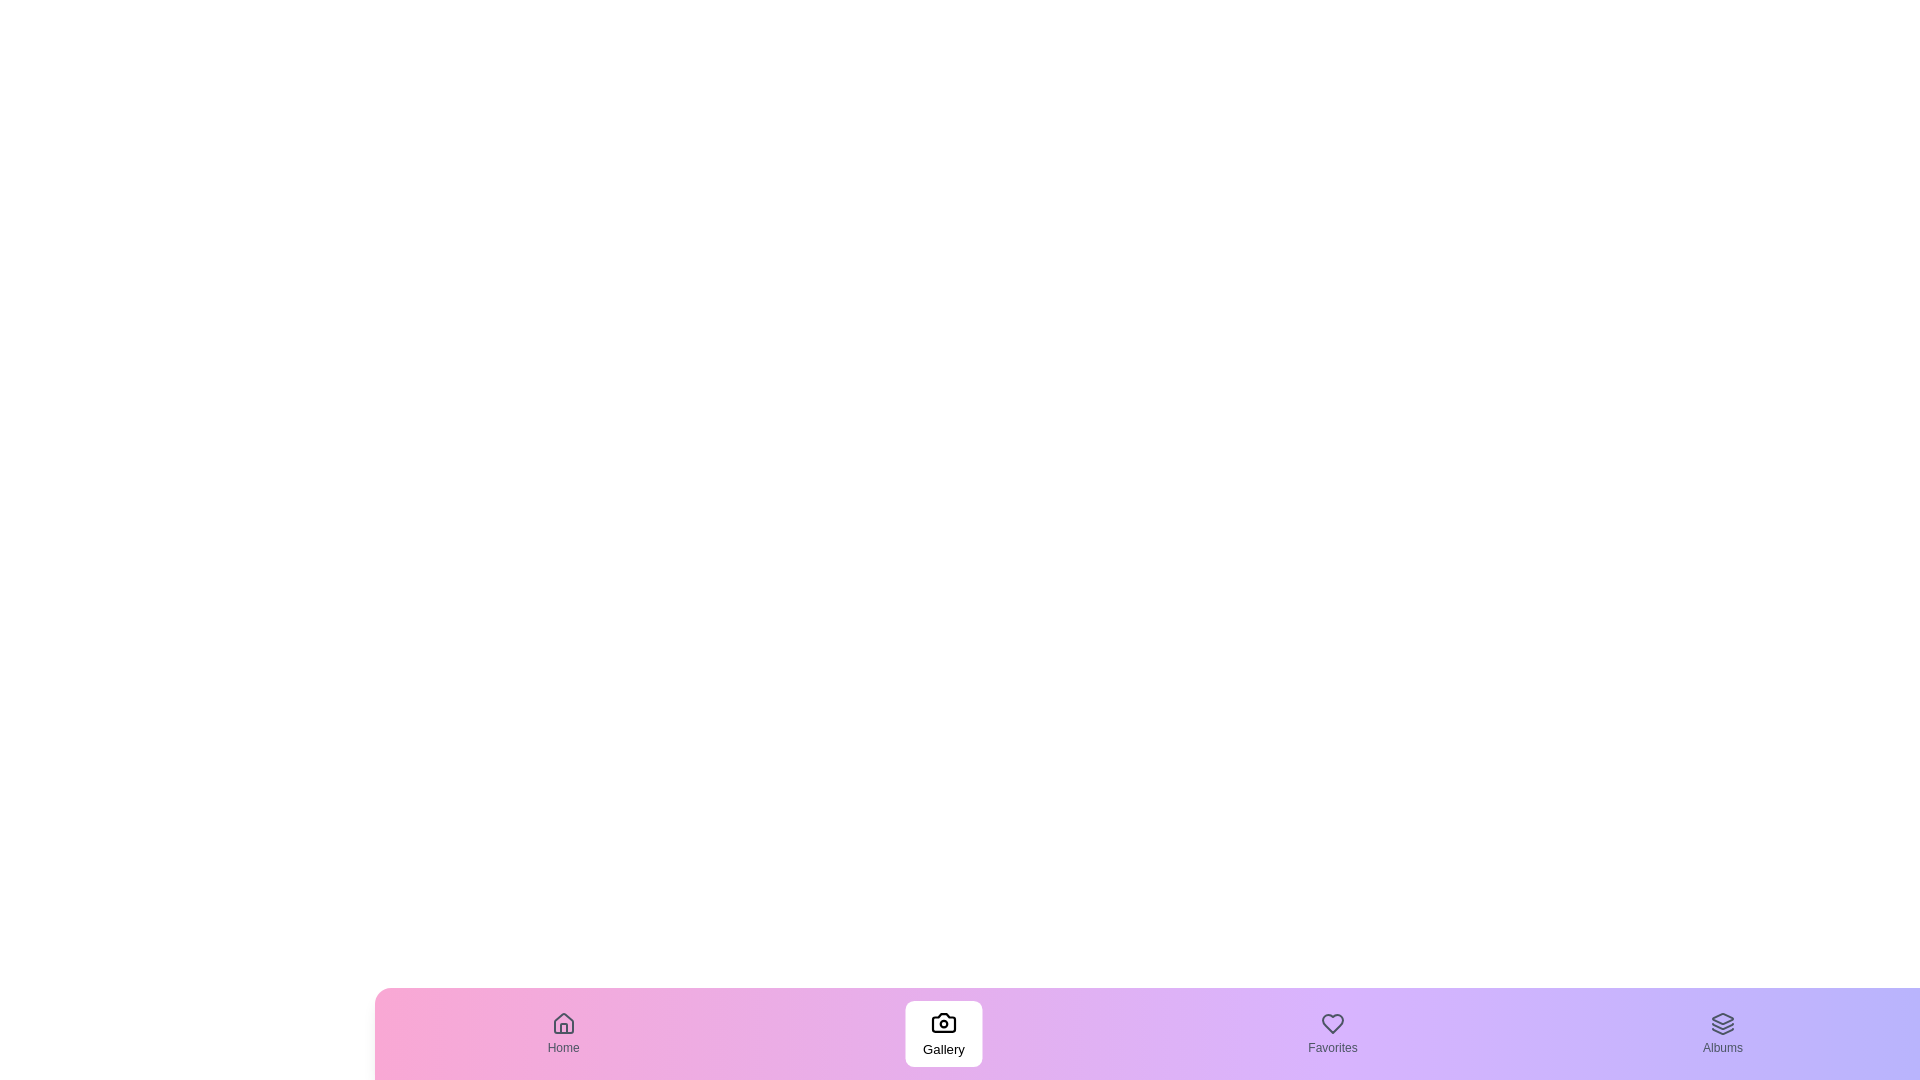 The height and width of the screenshot is (1080, 1920). What do you see at coordinates (943, 1033) in the screenshot?
I see `the gallery tab in the navigation bar` at bounding box center [943, 1033].